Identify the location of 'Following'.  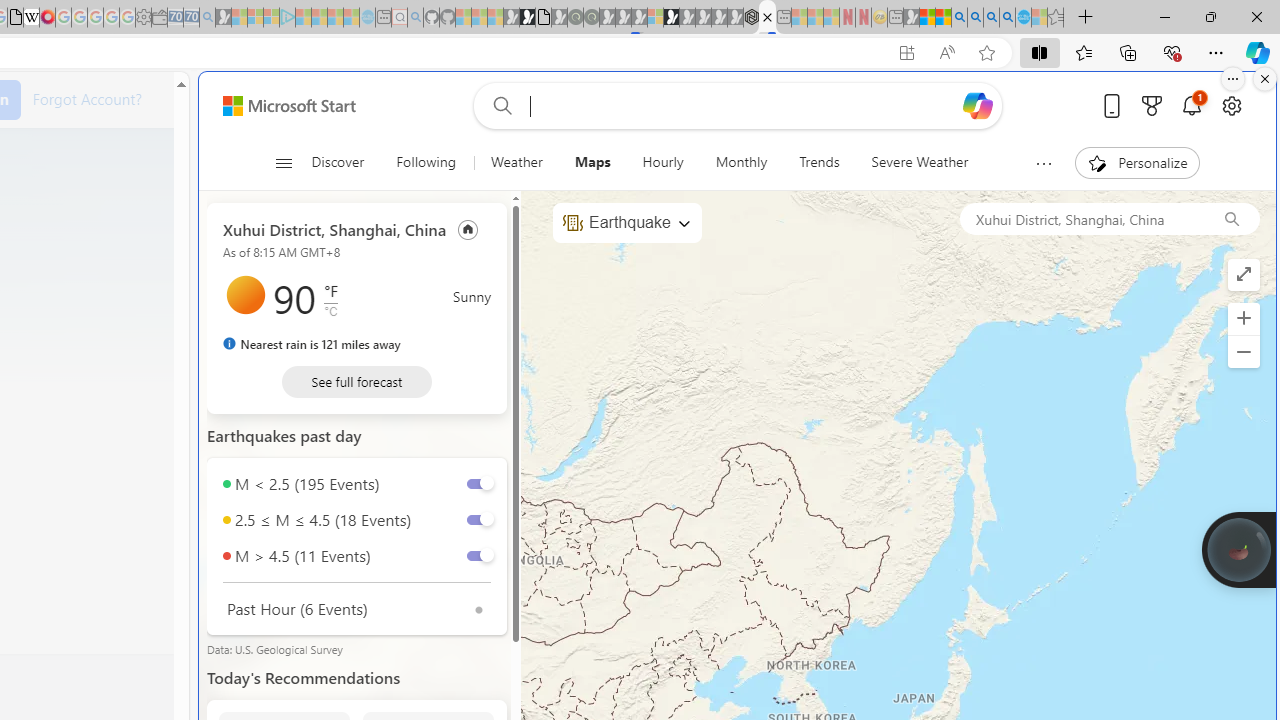
(426, 162).